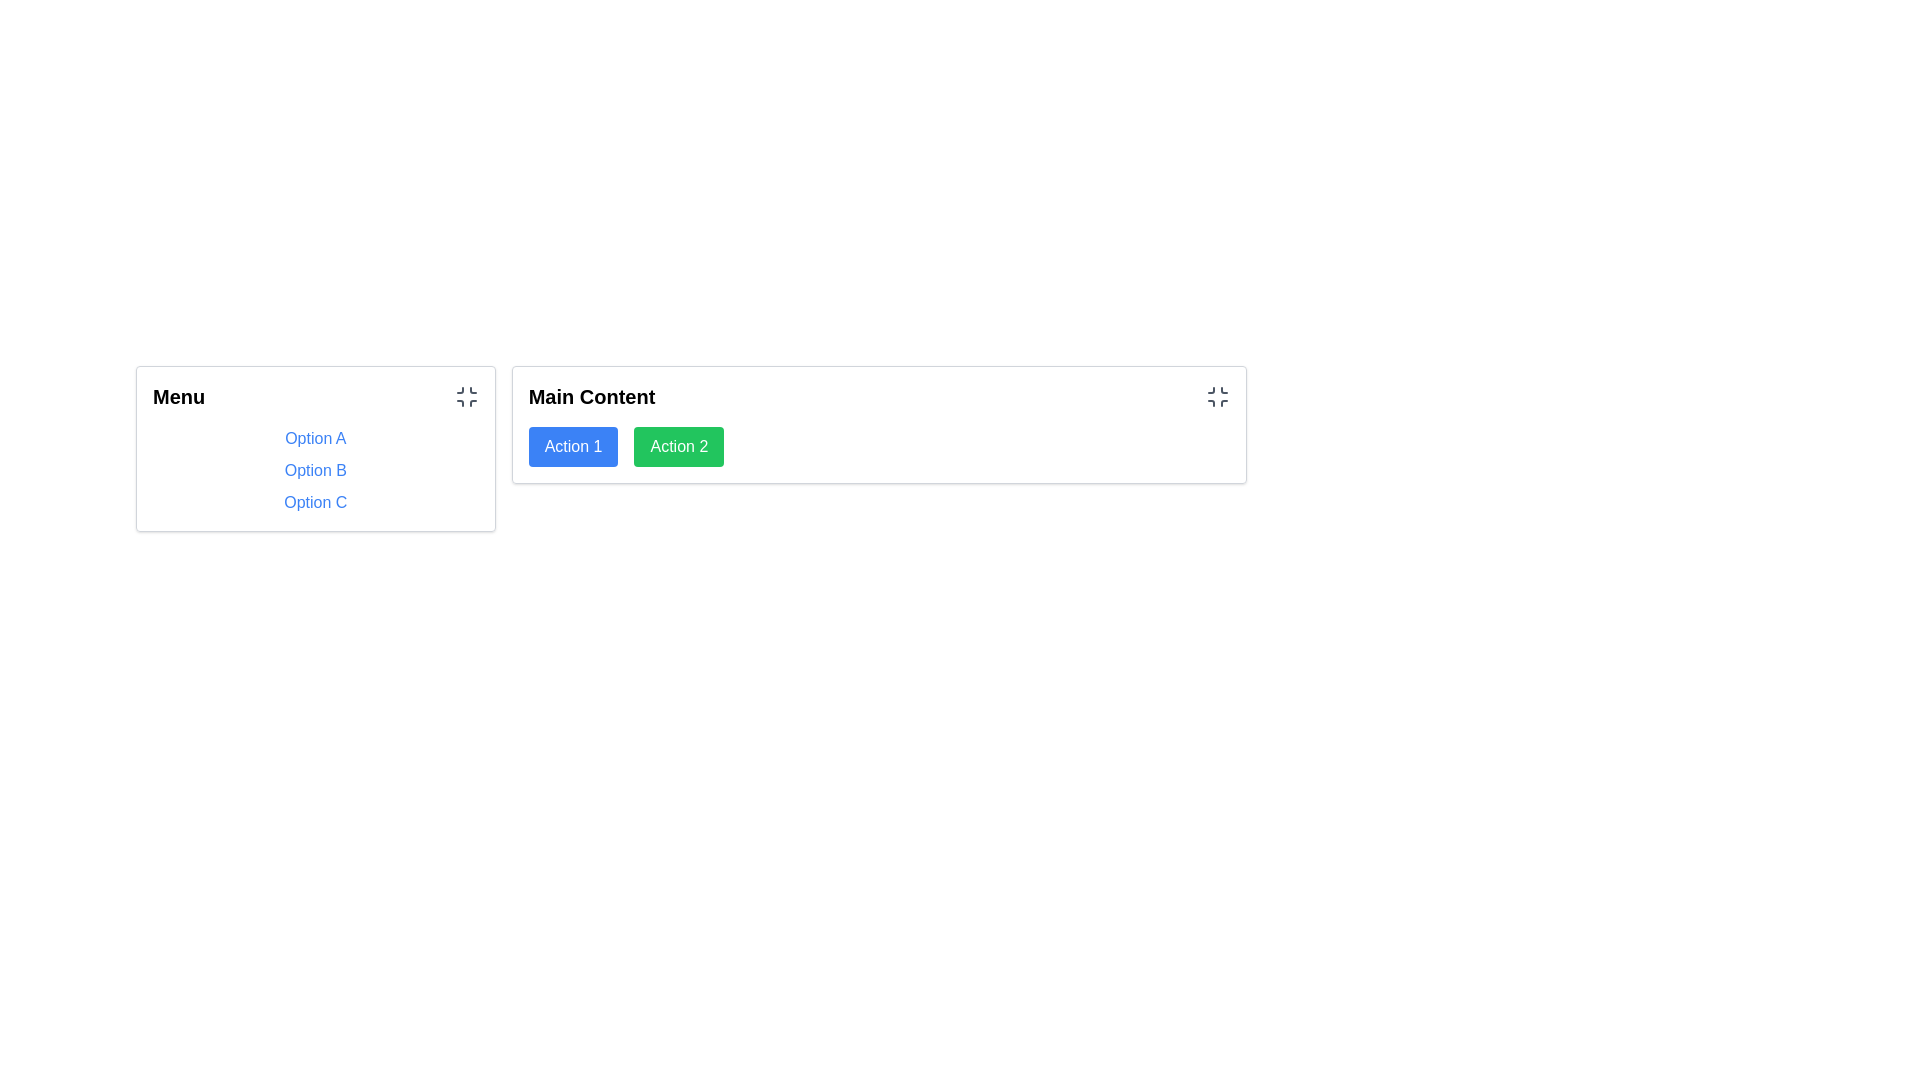  Describe the element at coordinates (679, 446) in the screenshot. I see `the button labeled 'Action 2' which is positioned immediately to the right of the 'Action 1' button within the 'Main Content' block` at that location.